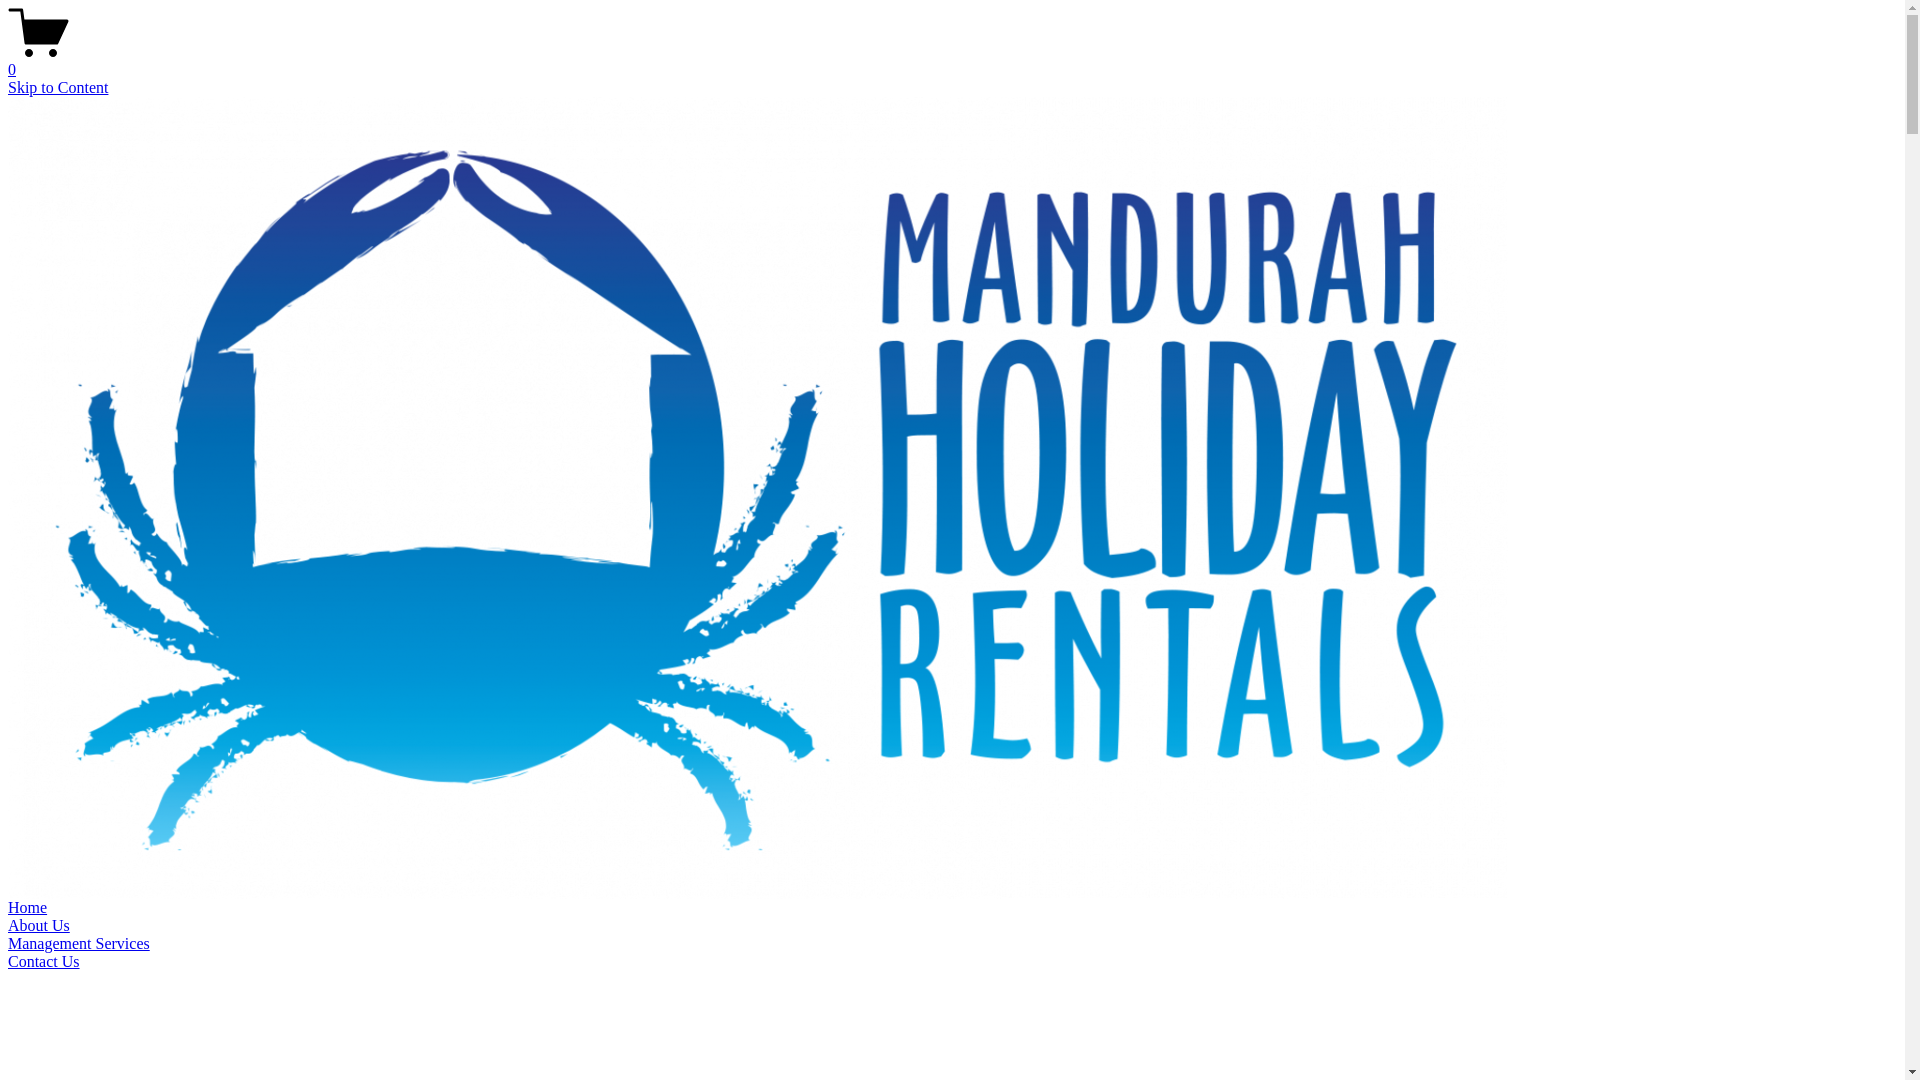  What do you see at coordinates (27, 907) in the screenshot?
I see `'Home'` at bounding box center [27, 907].